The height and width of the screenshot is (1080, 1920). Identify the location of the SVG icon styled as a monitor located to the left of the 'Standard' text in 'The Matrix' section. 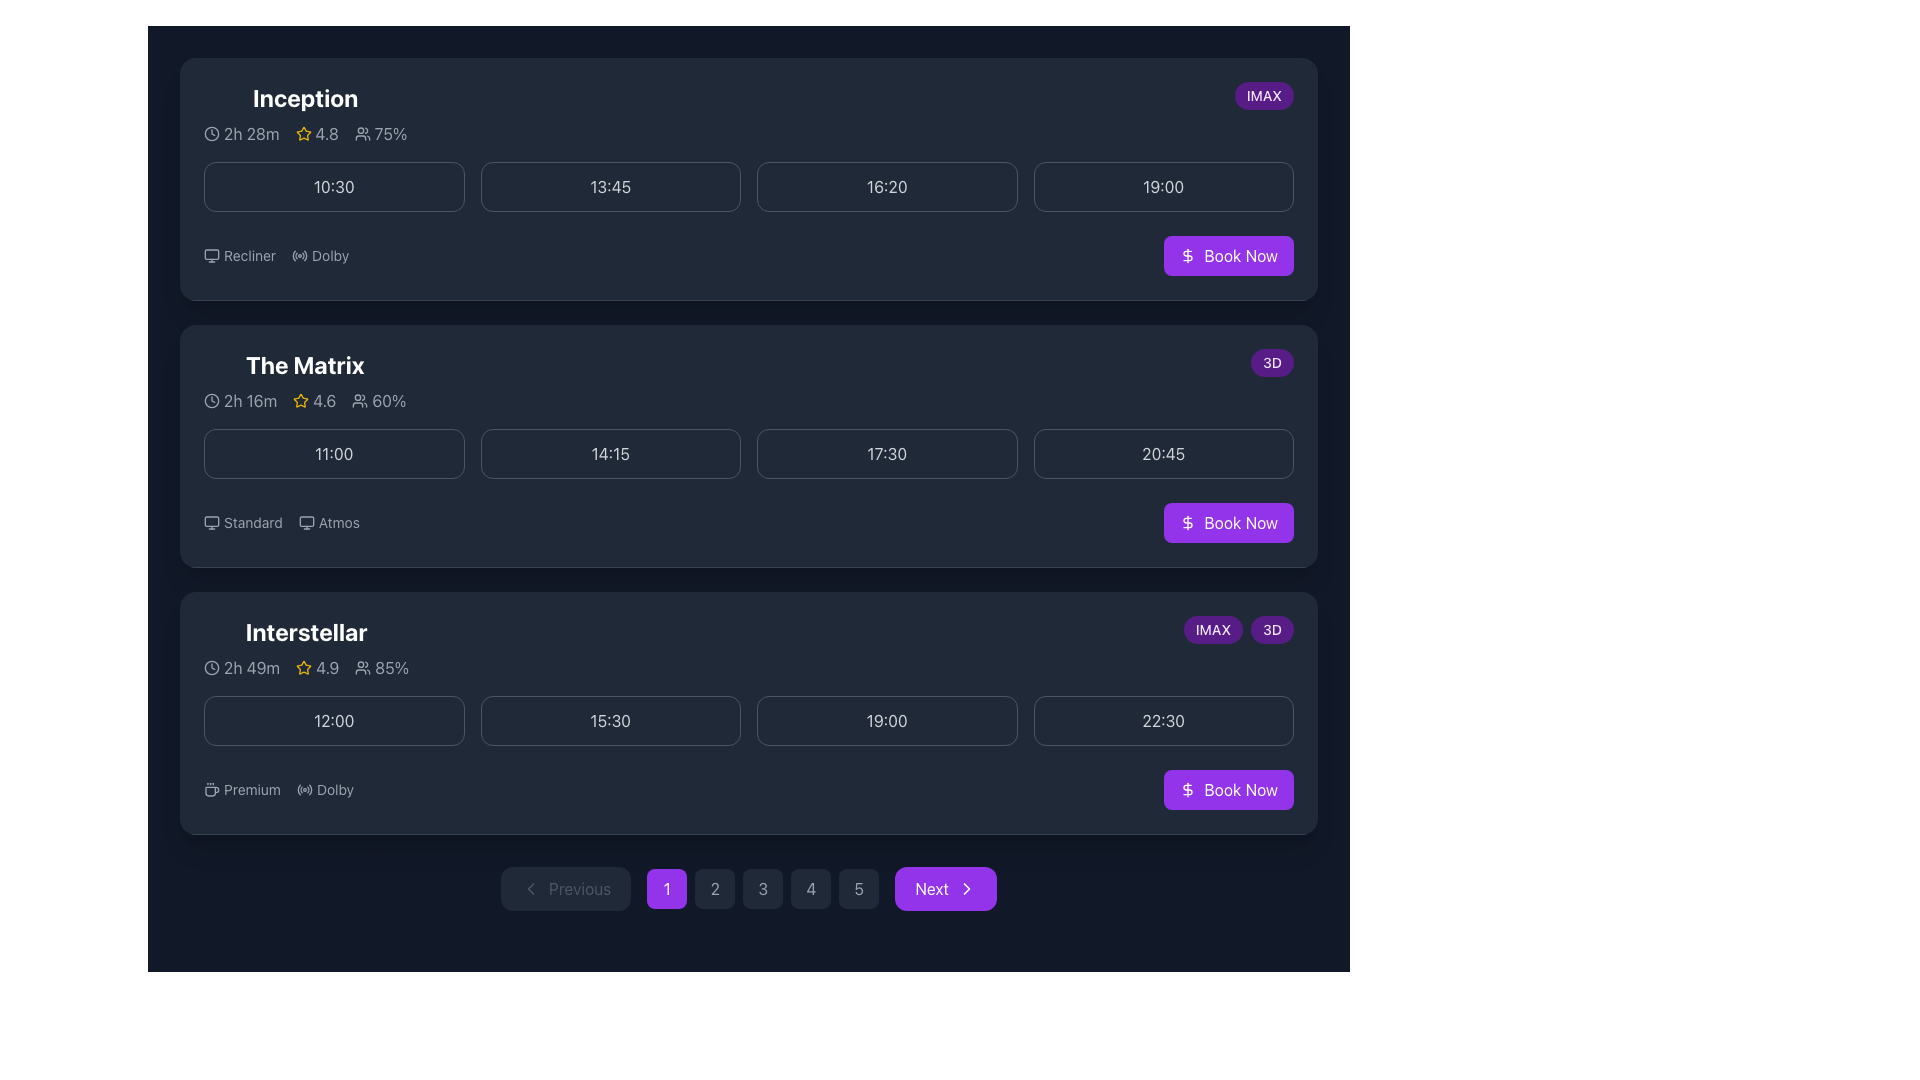
(211, 522).